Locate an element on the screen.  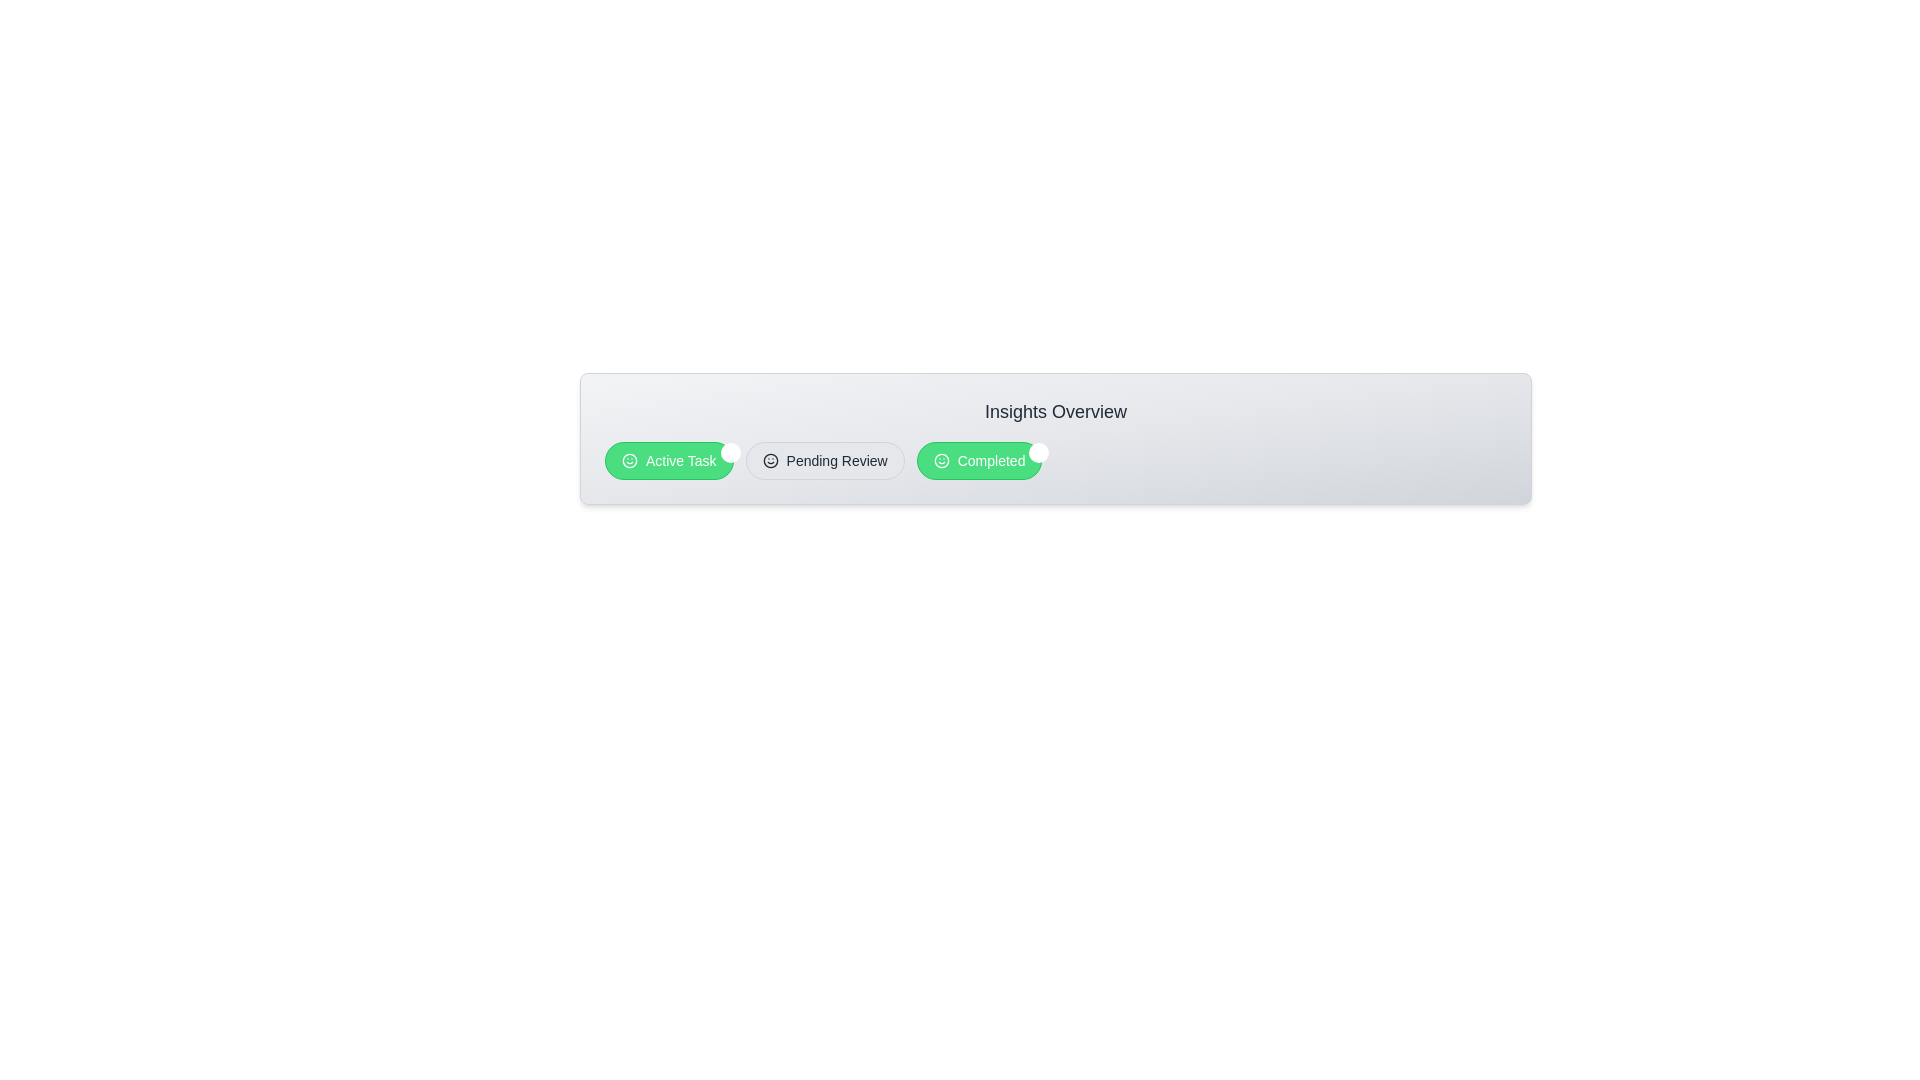
the chip labeled 'Completed' is located at coordinates (979, 461).